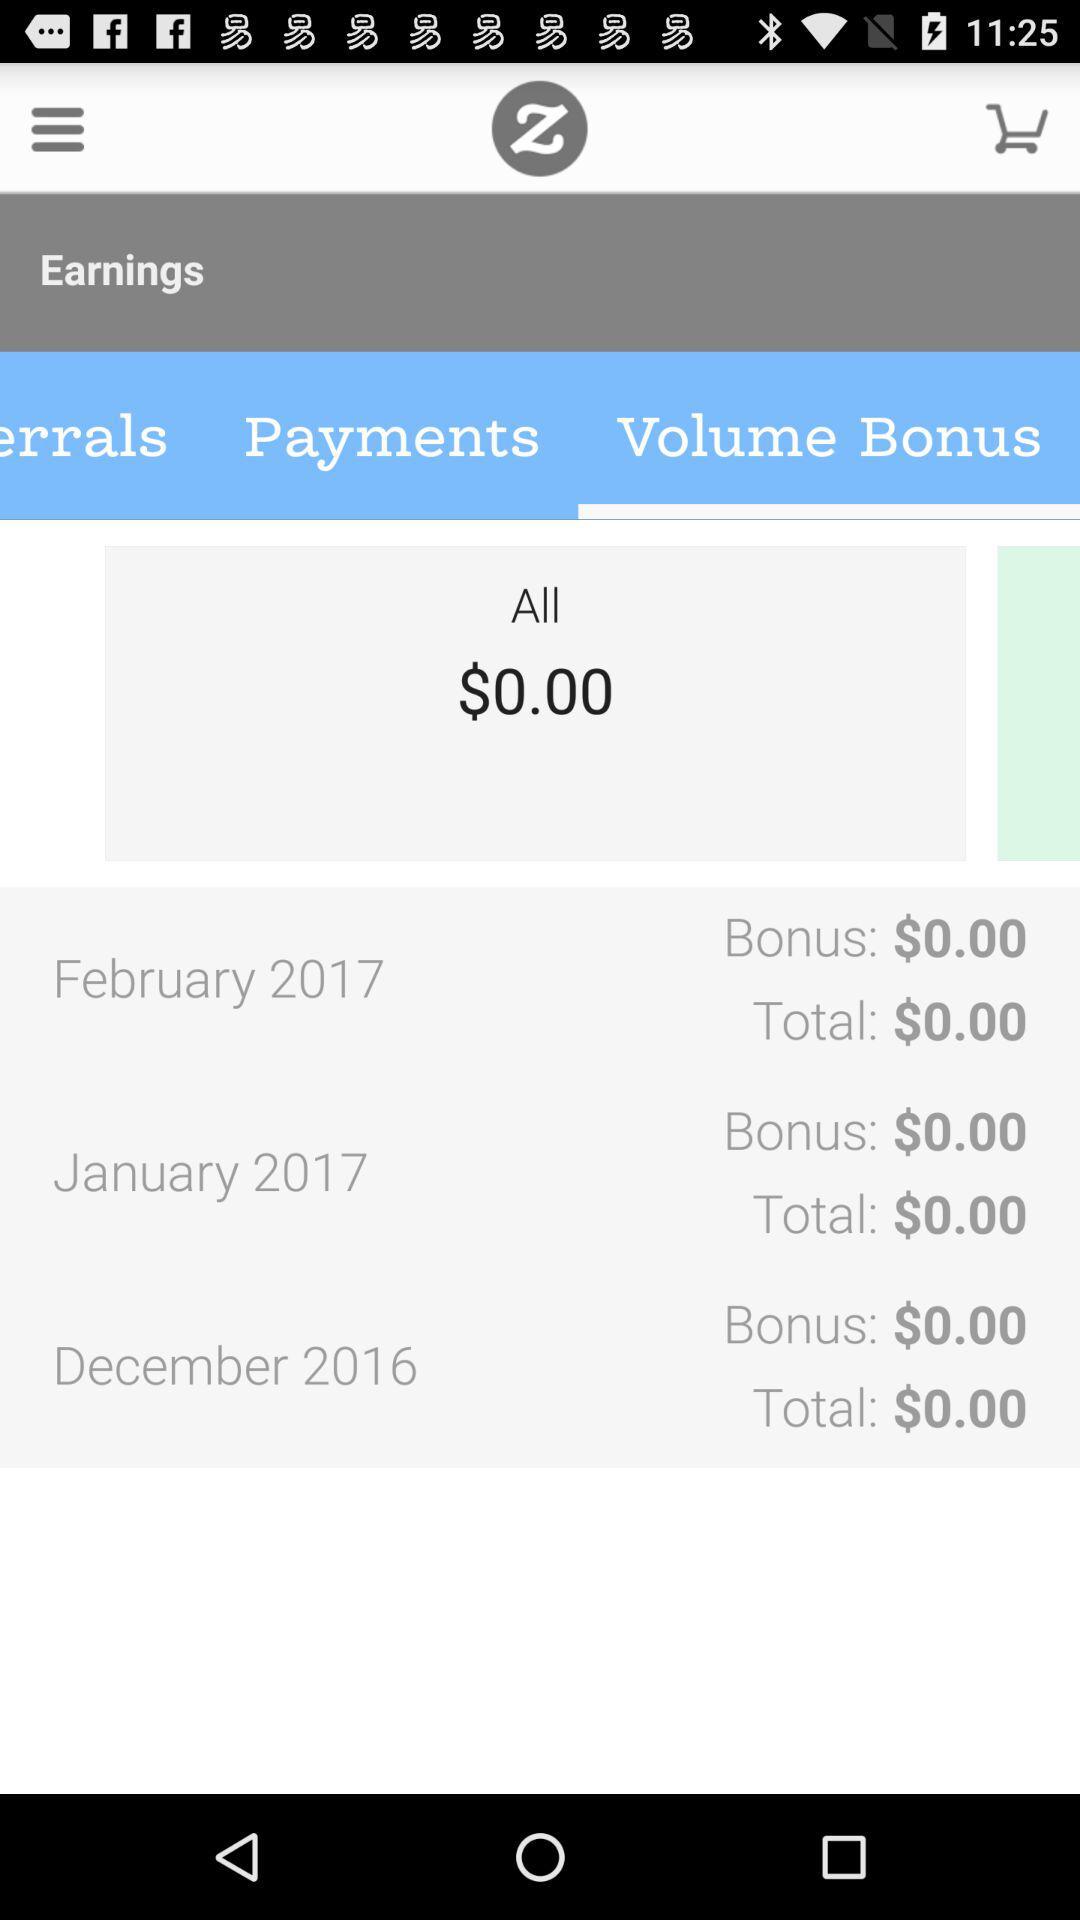 This screenshot has height=1920, width=1080. Describe the element at coordinates (1017, 136) in the screenshot. I see `the cart icon` at that location.